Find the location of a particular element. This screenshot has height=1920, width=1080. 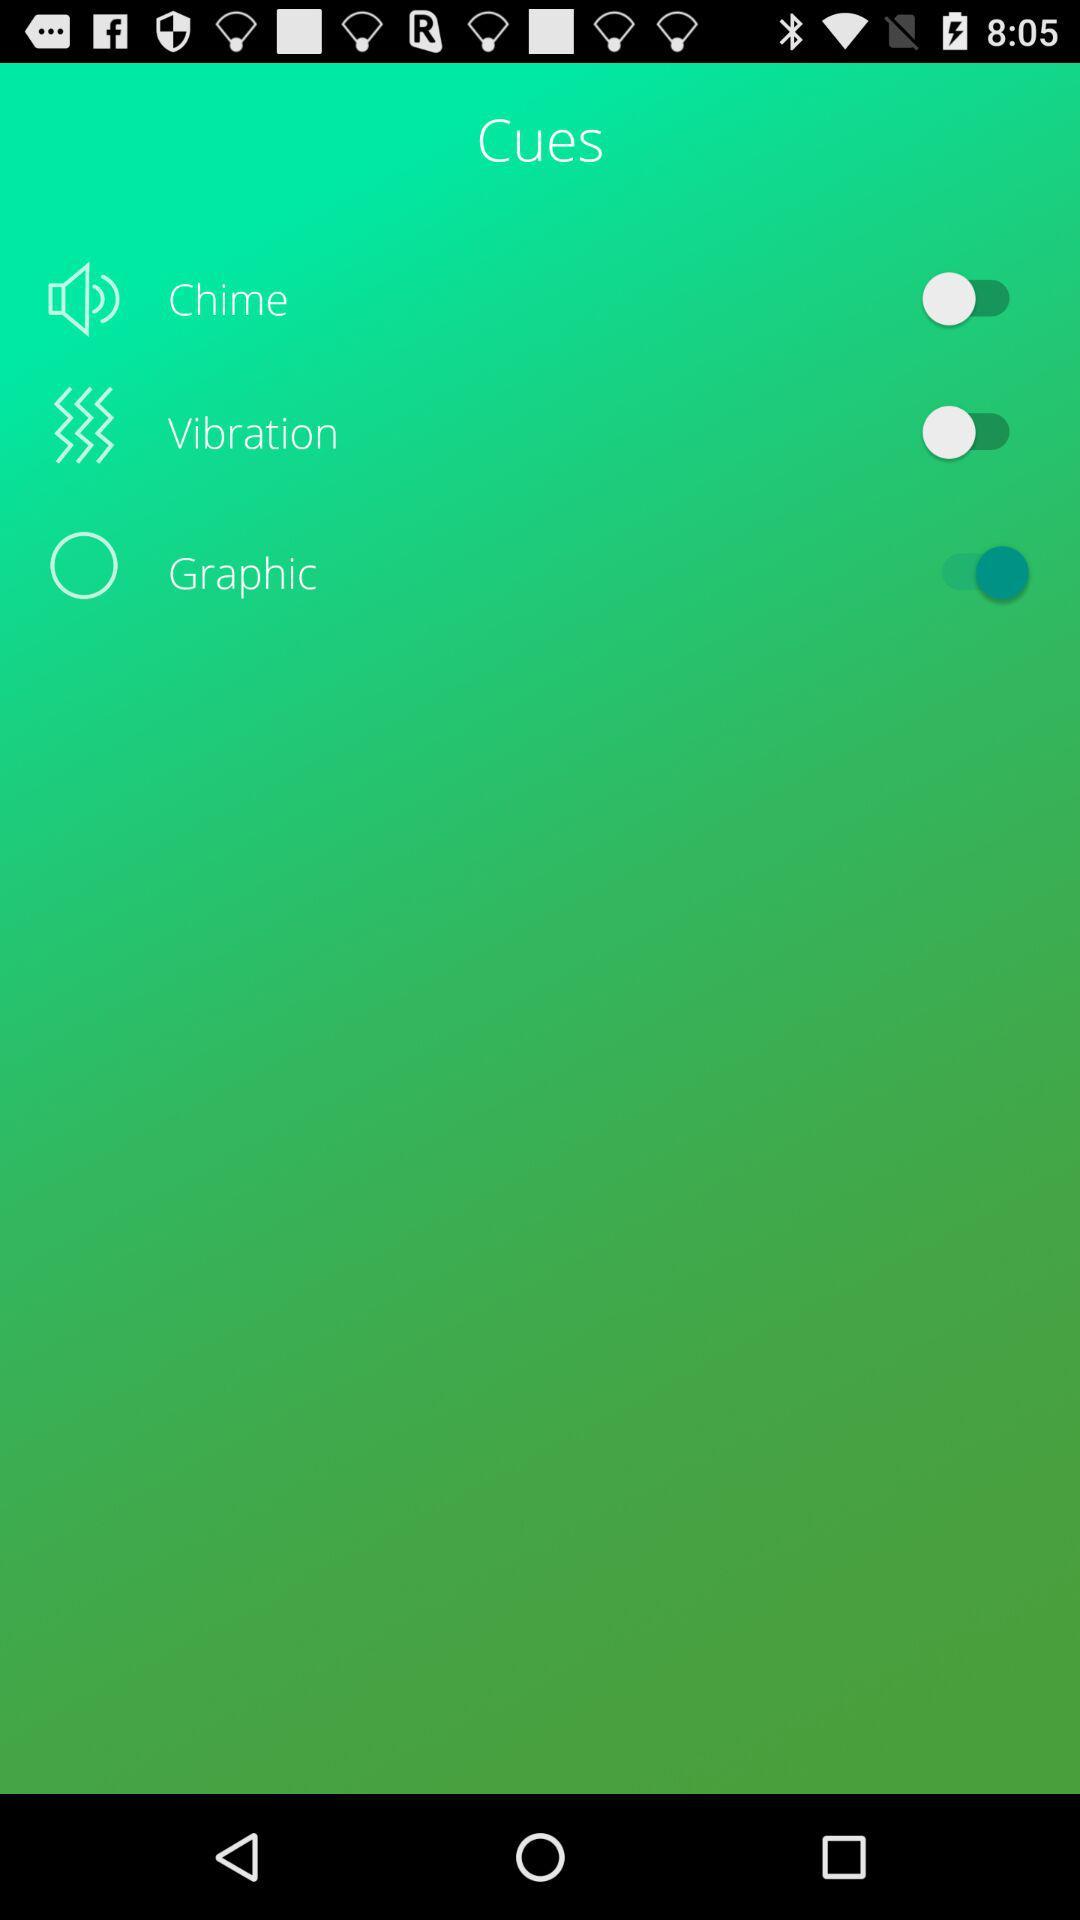

the icon below the cues icon is located at coordinates (974, 297).